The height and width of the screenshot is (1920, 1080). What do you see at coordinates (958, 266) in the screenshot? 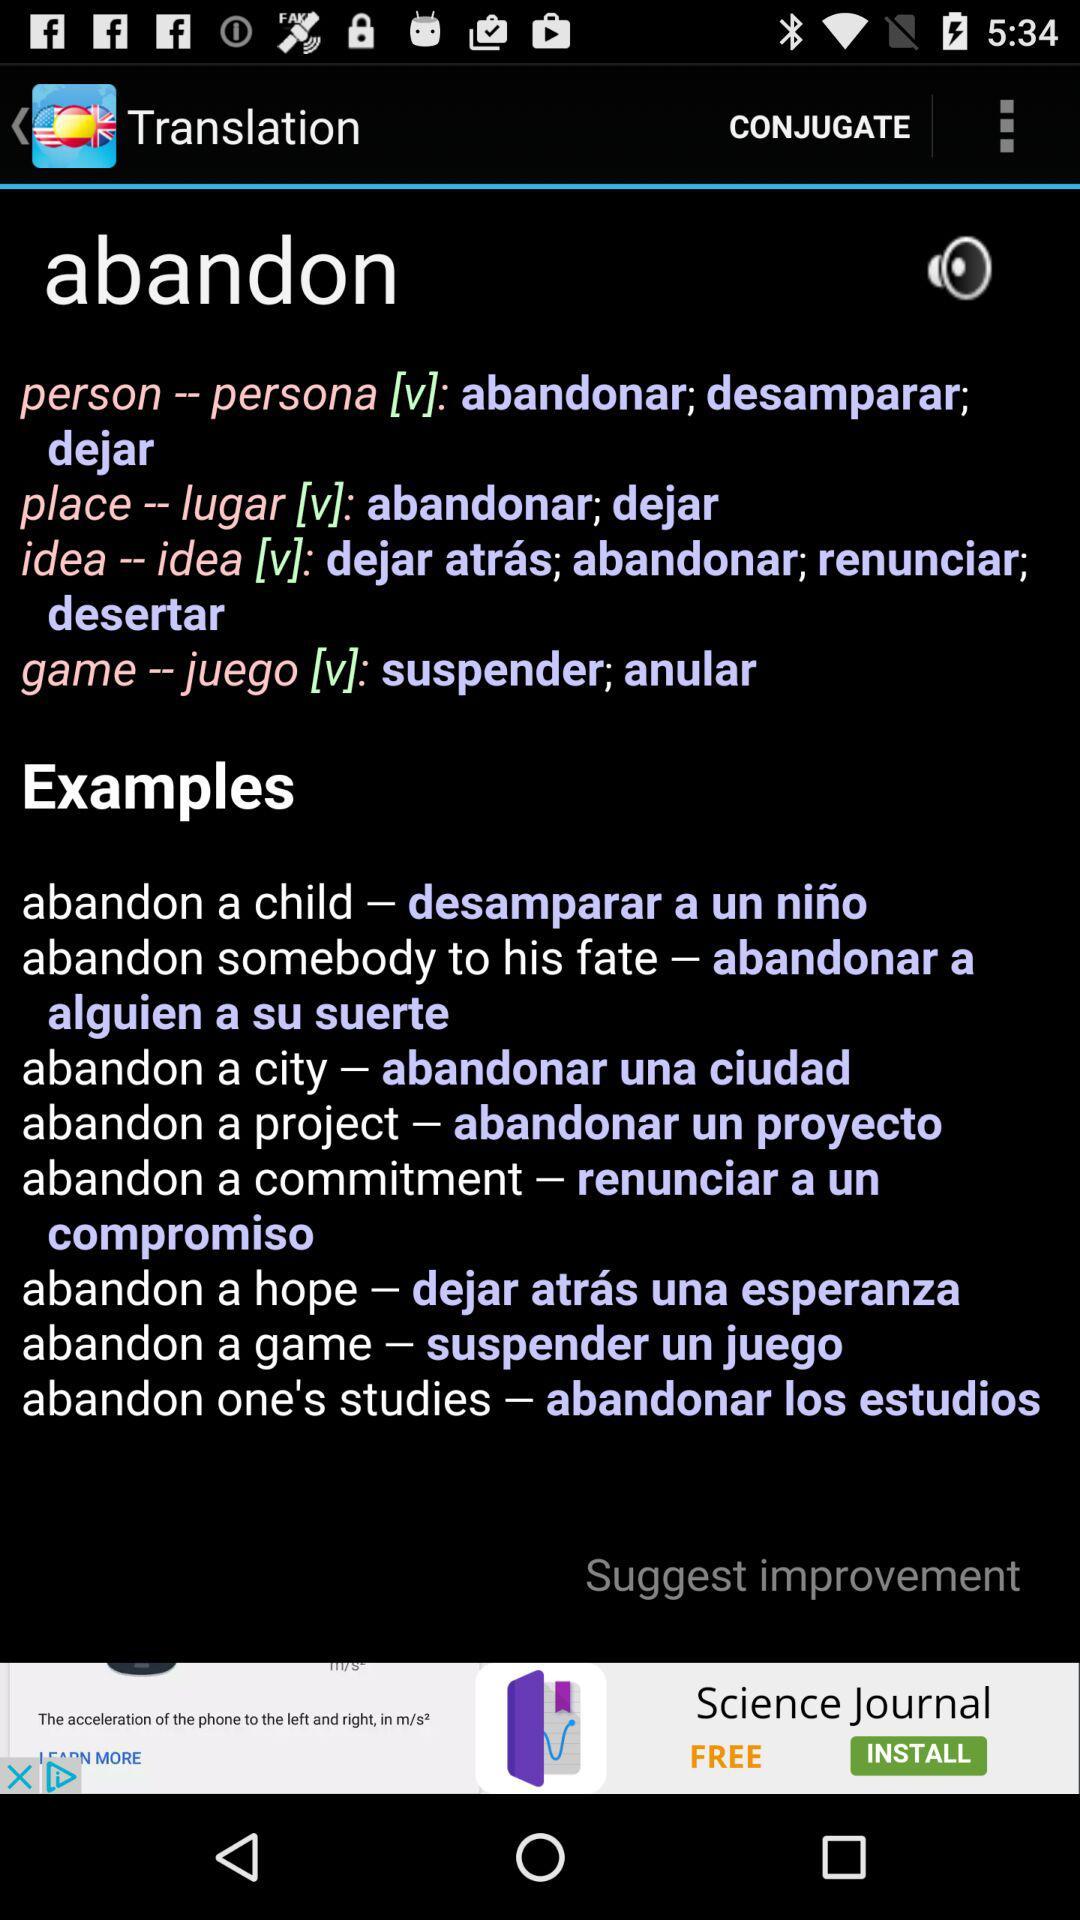
I see `read aloud` at bounding box center [958, 266].